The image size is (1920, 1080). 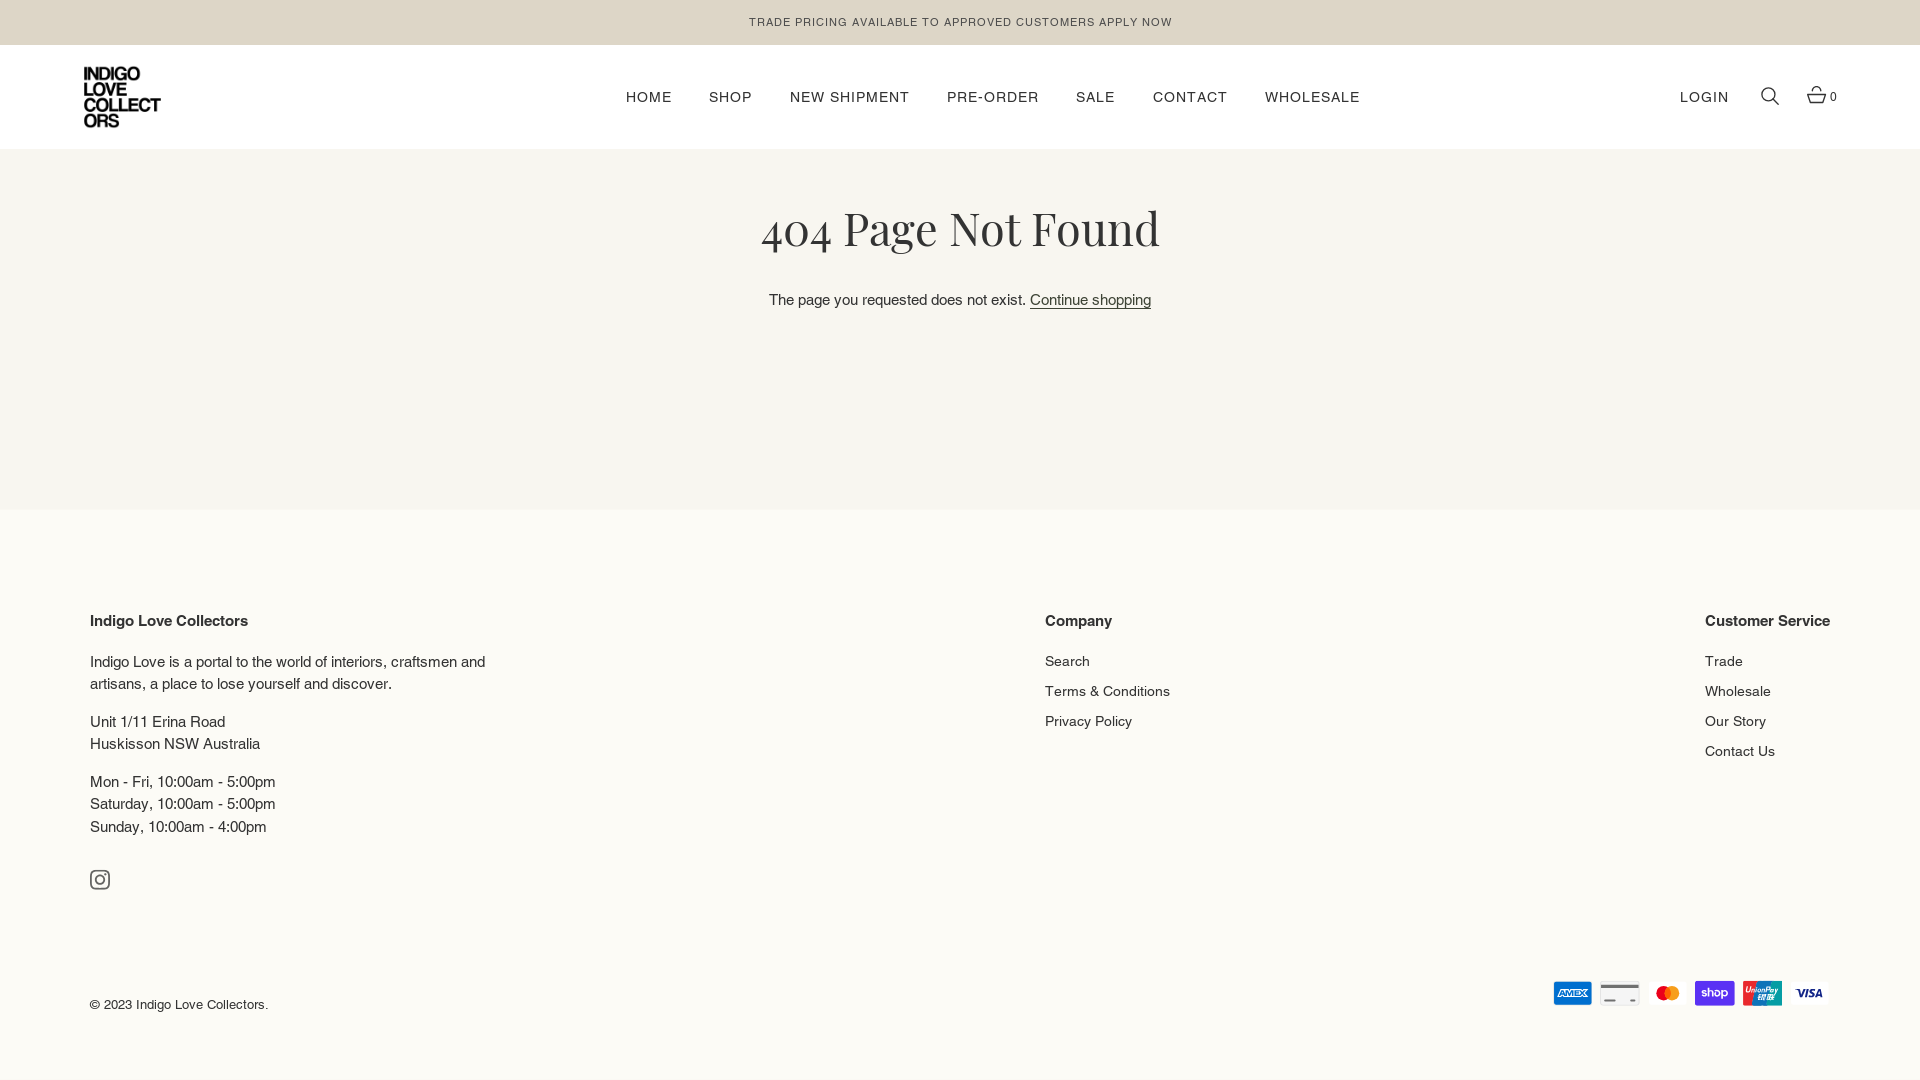 I want to click on 'Instagram', so click(x=89, y=877).